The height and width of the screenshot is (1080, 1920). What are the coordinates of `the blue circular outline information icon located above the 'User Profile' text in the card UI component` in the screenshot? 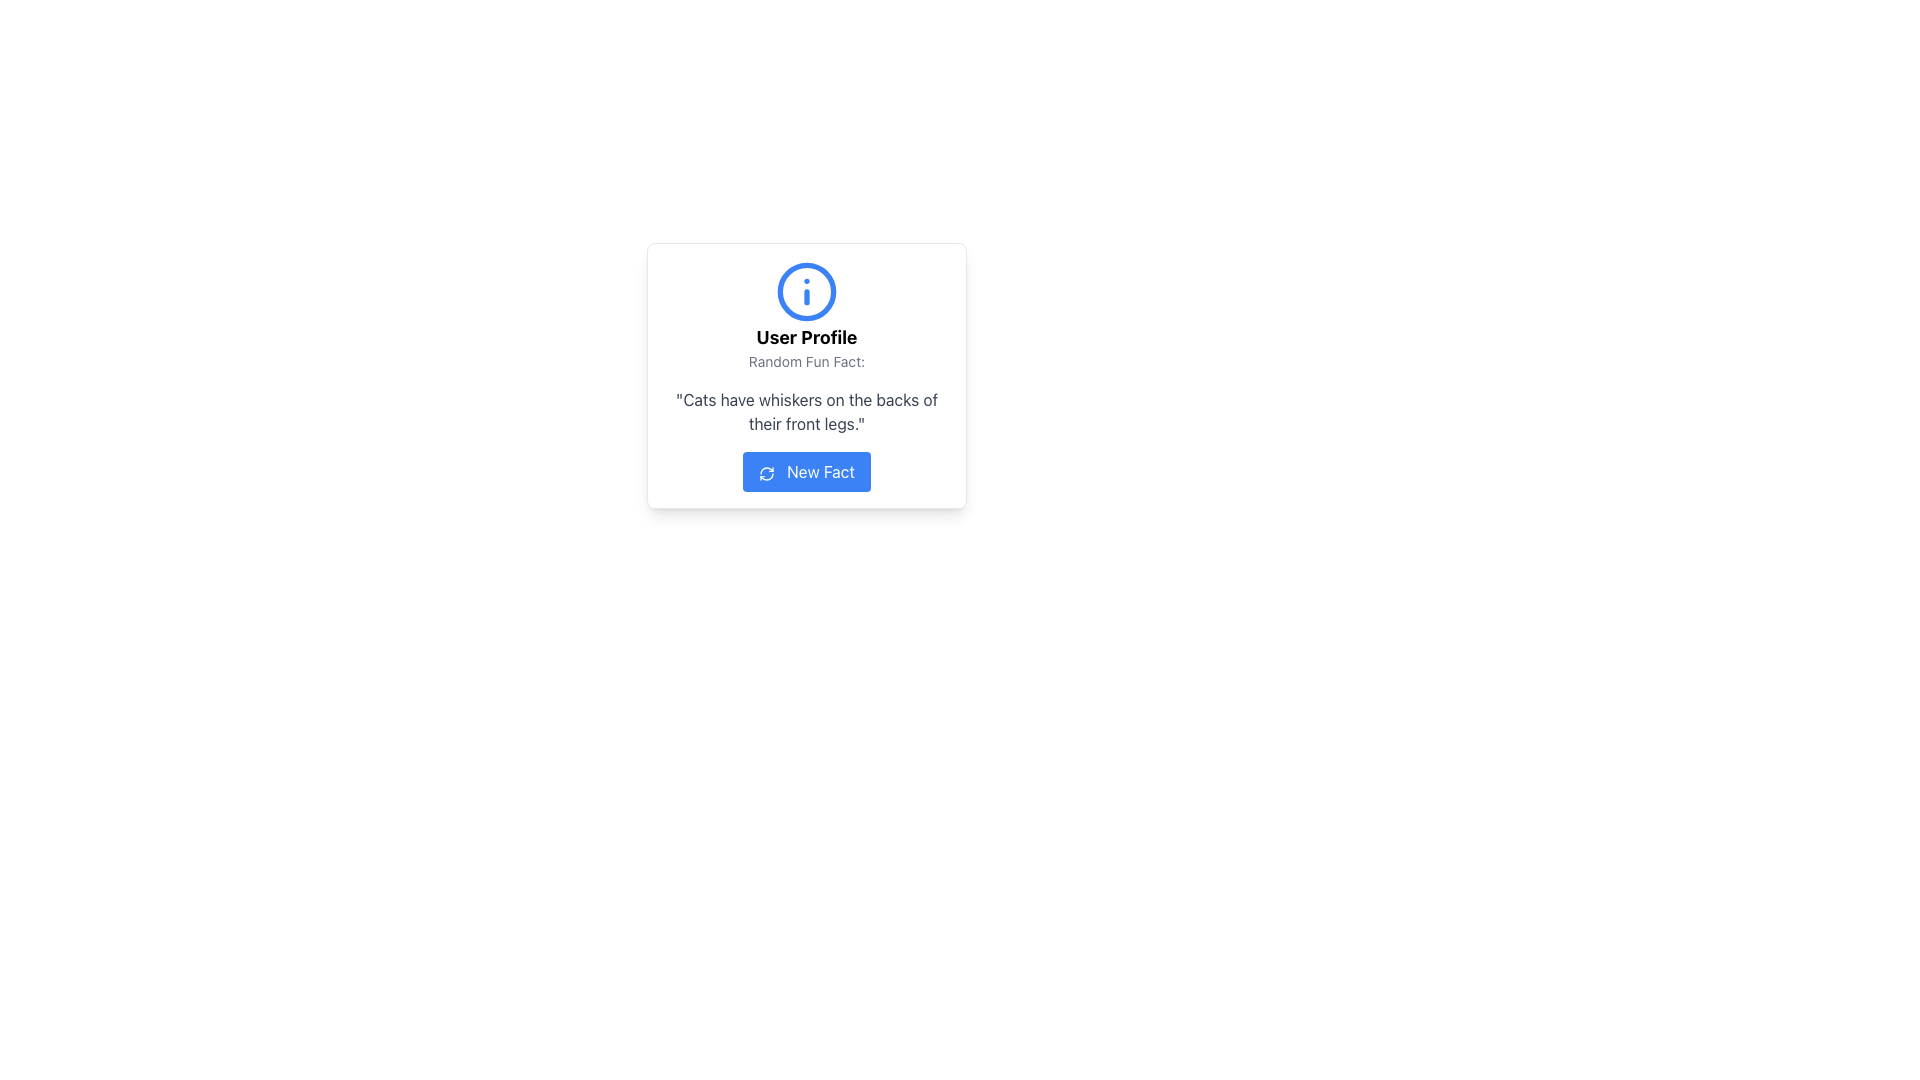 It's located at (806, 292).